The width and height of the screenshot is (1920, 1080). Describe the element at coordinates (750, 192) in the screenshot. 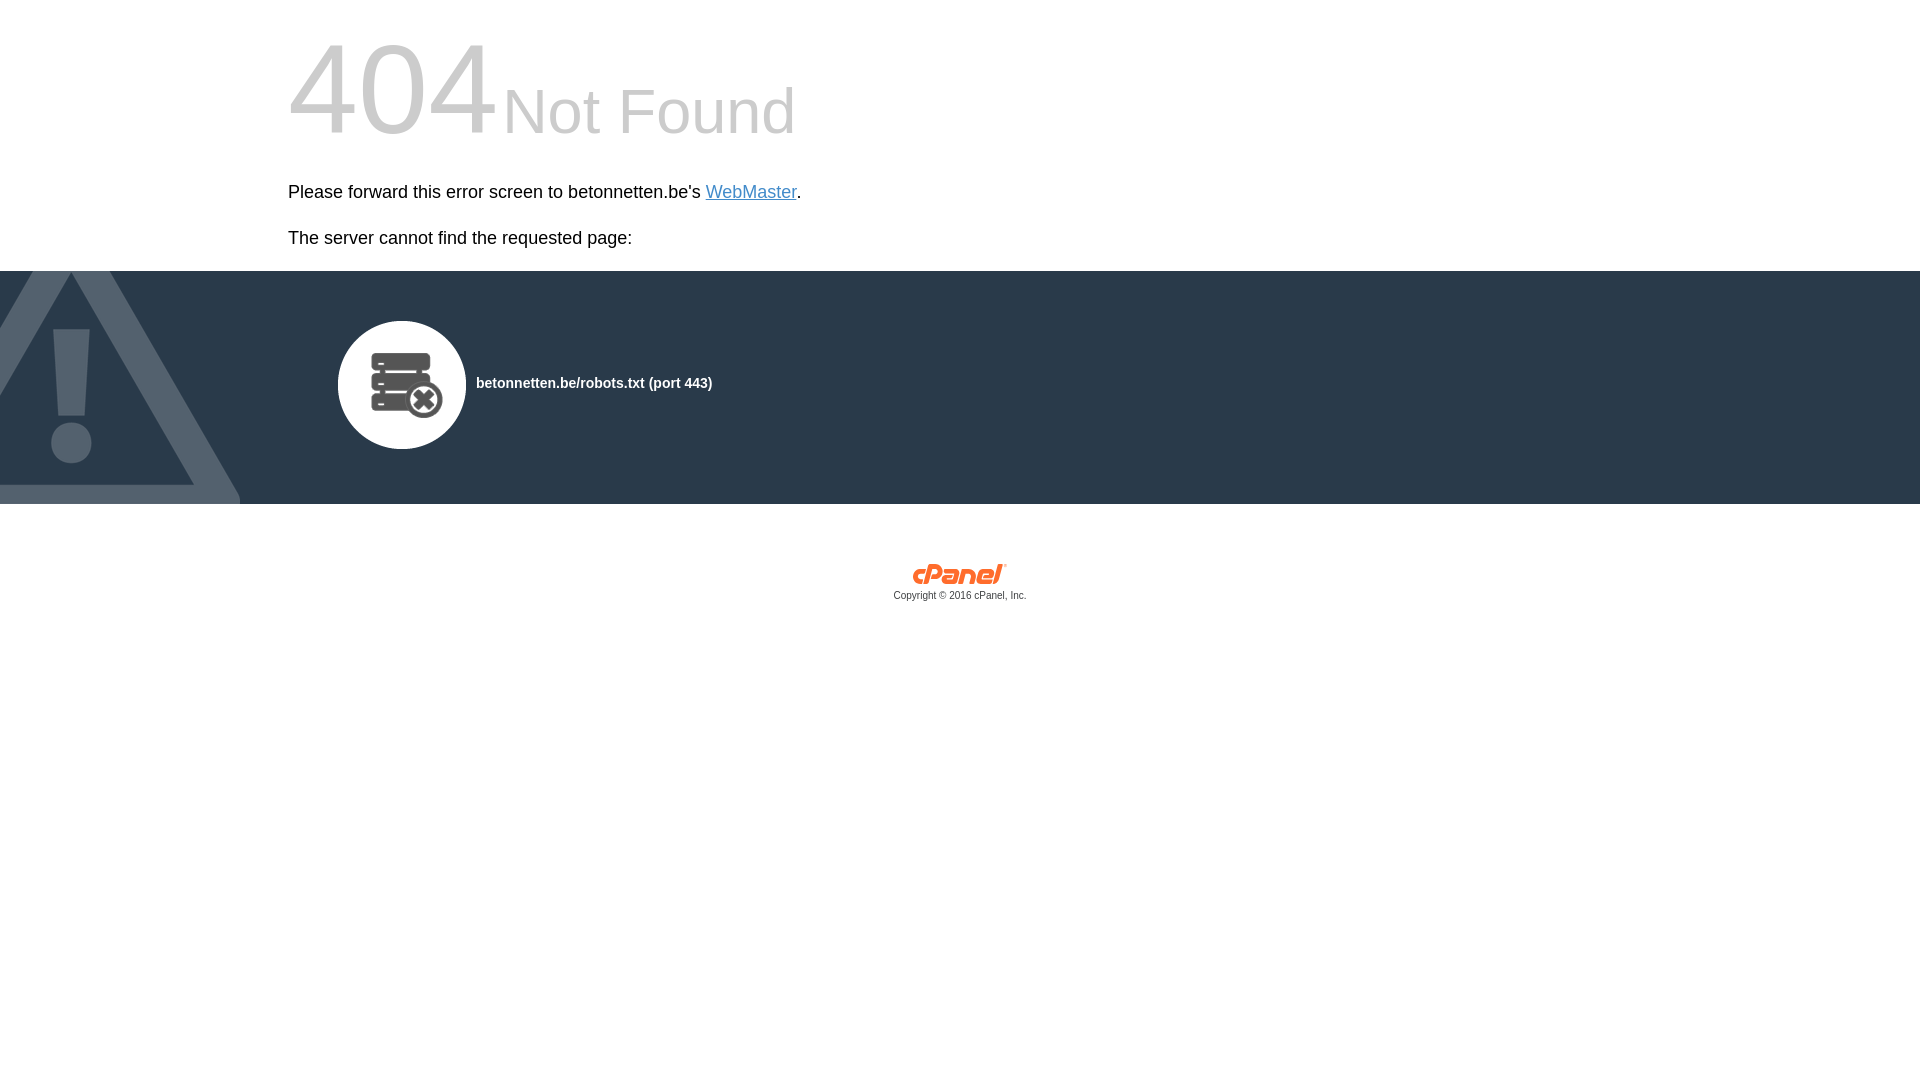

I see `'WebMaster'` at that location.